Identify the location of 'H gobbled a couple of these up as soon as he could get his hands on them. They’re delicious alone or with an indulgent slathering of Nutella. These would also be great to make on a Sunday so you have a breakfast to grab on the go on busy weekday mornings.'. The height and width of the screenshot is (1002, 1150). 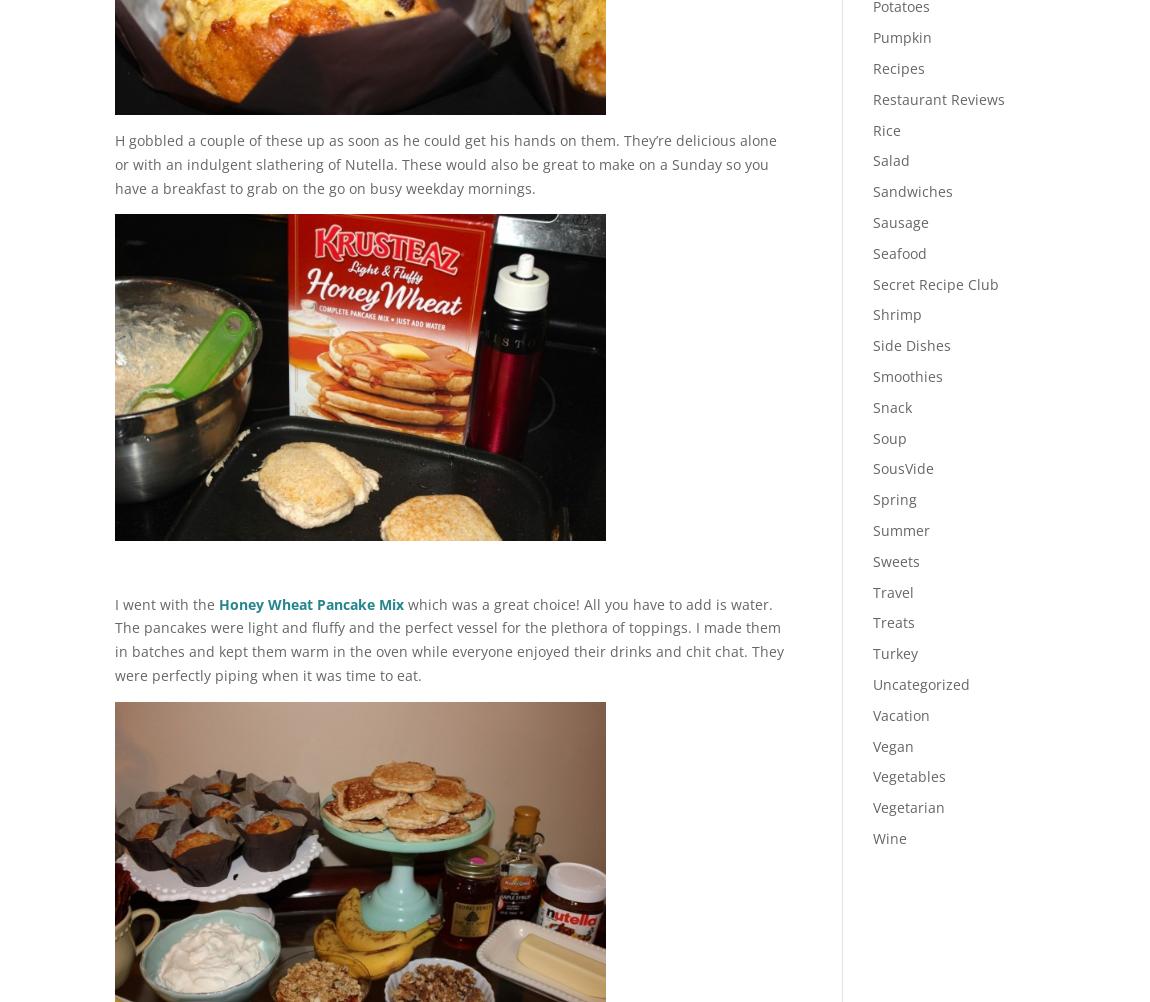
(445, 162).